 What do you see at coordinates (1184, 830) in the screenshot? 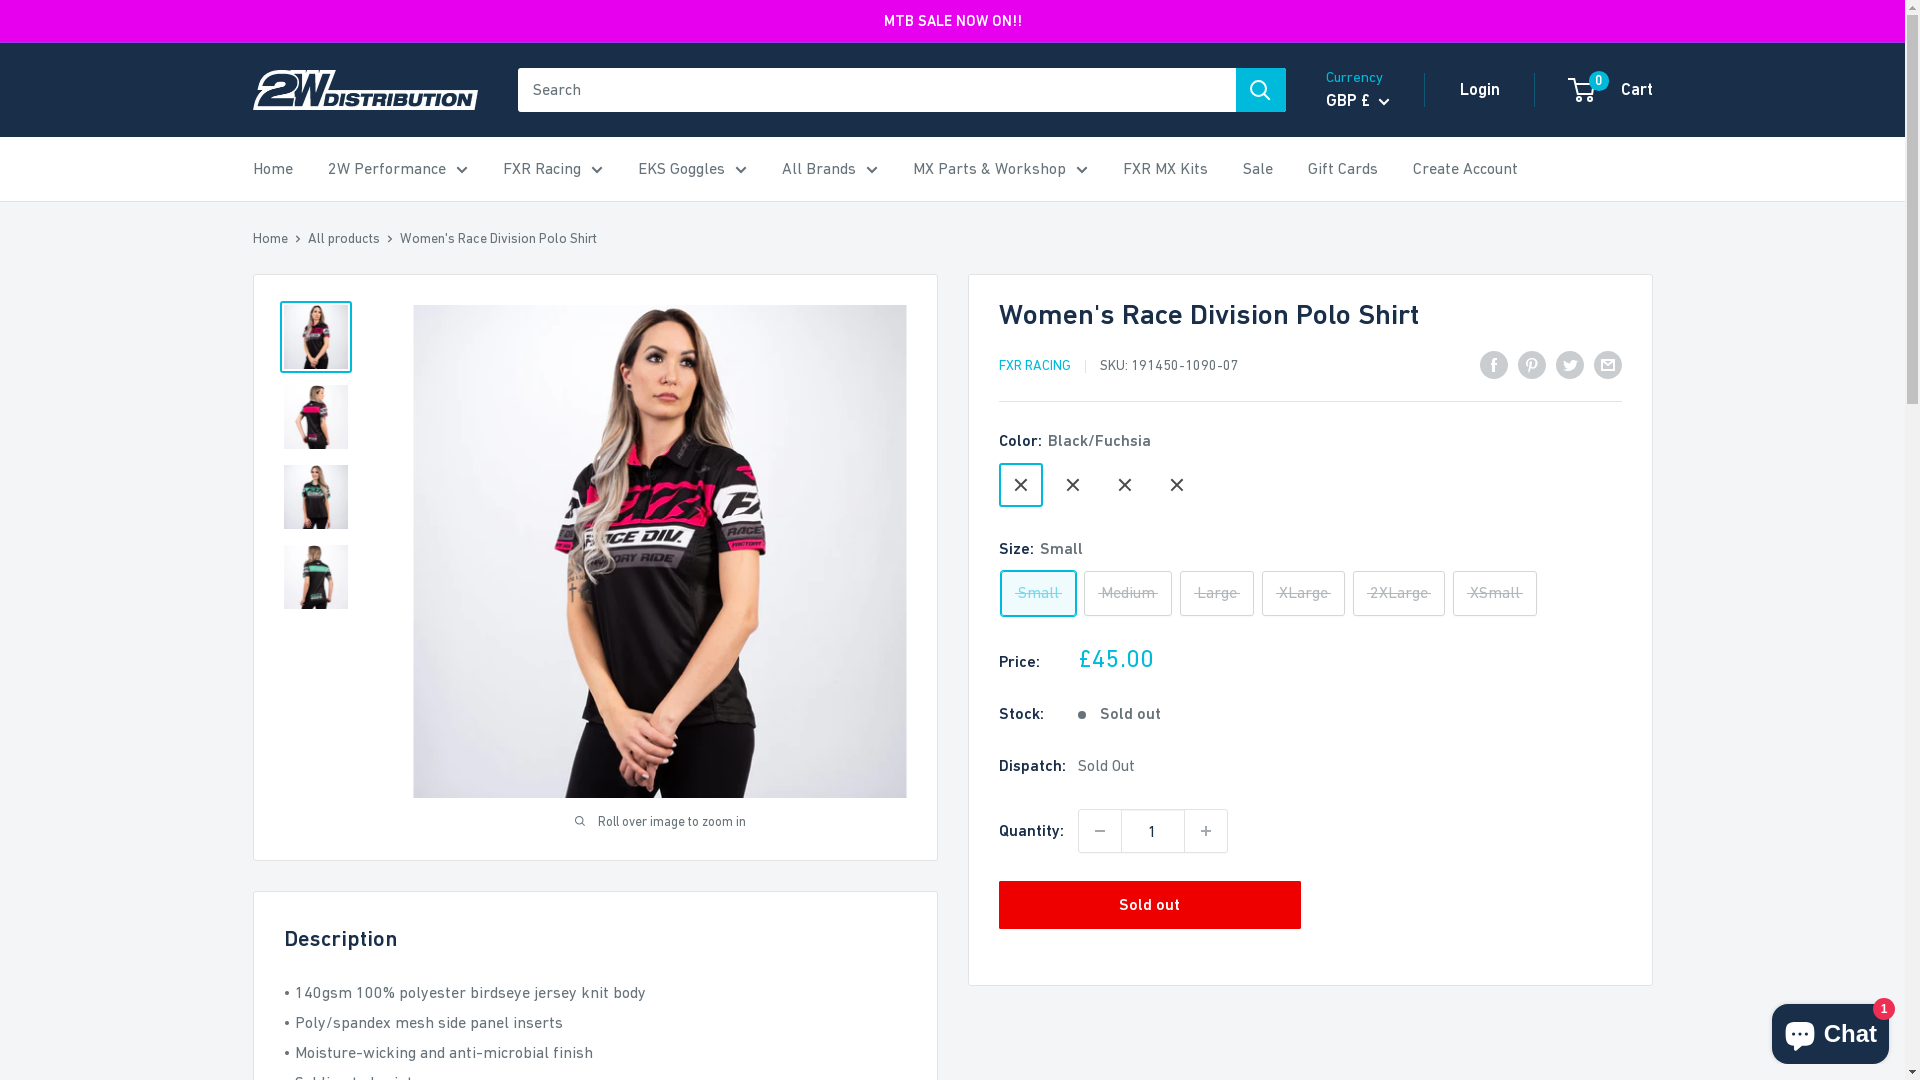
I see `'Increase quantity by 1'` at bounding box center [1184, 830].